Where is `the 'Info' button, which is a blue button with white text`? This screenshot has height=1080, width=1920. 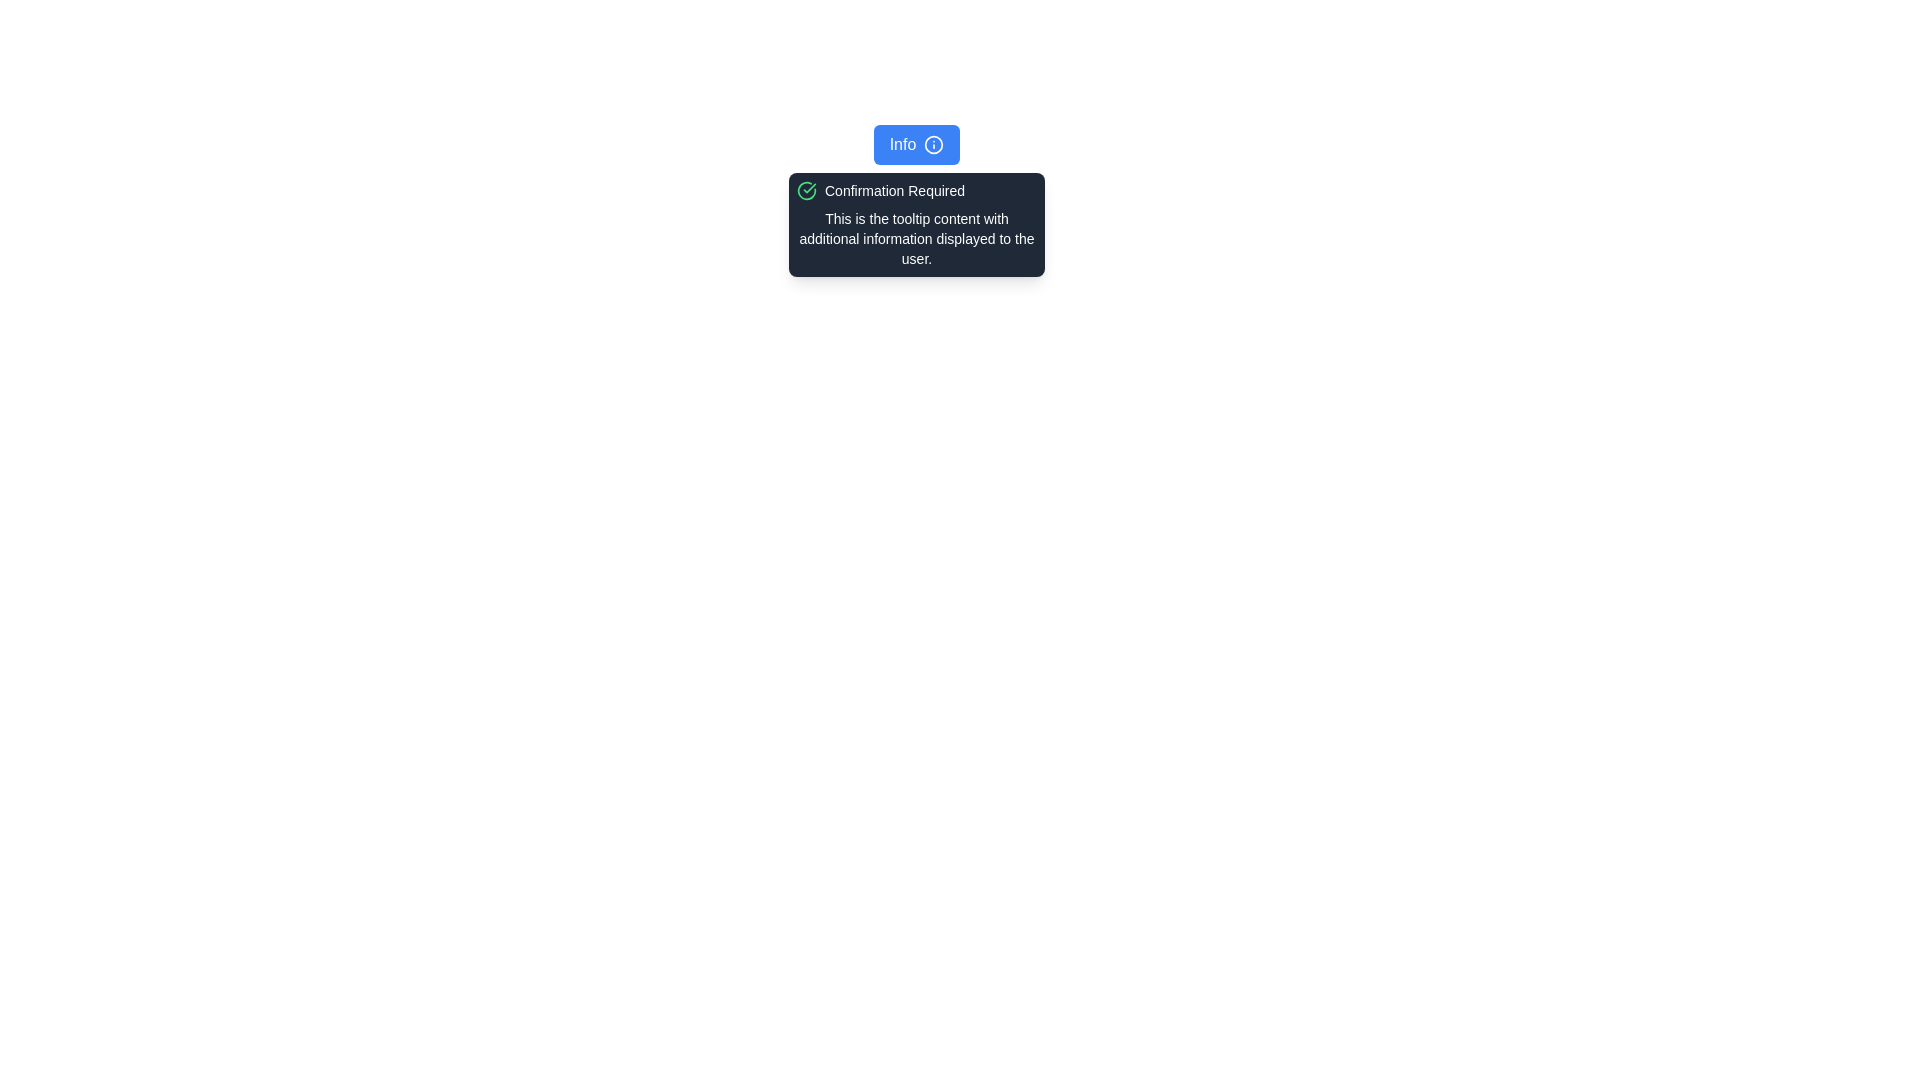
the 'Info' button, which is a blue button with white text is located at coordinates (915, 144).